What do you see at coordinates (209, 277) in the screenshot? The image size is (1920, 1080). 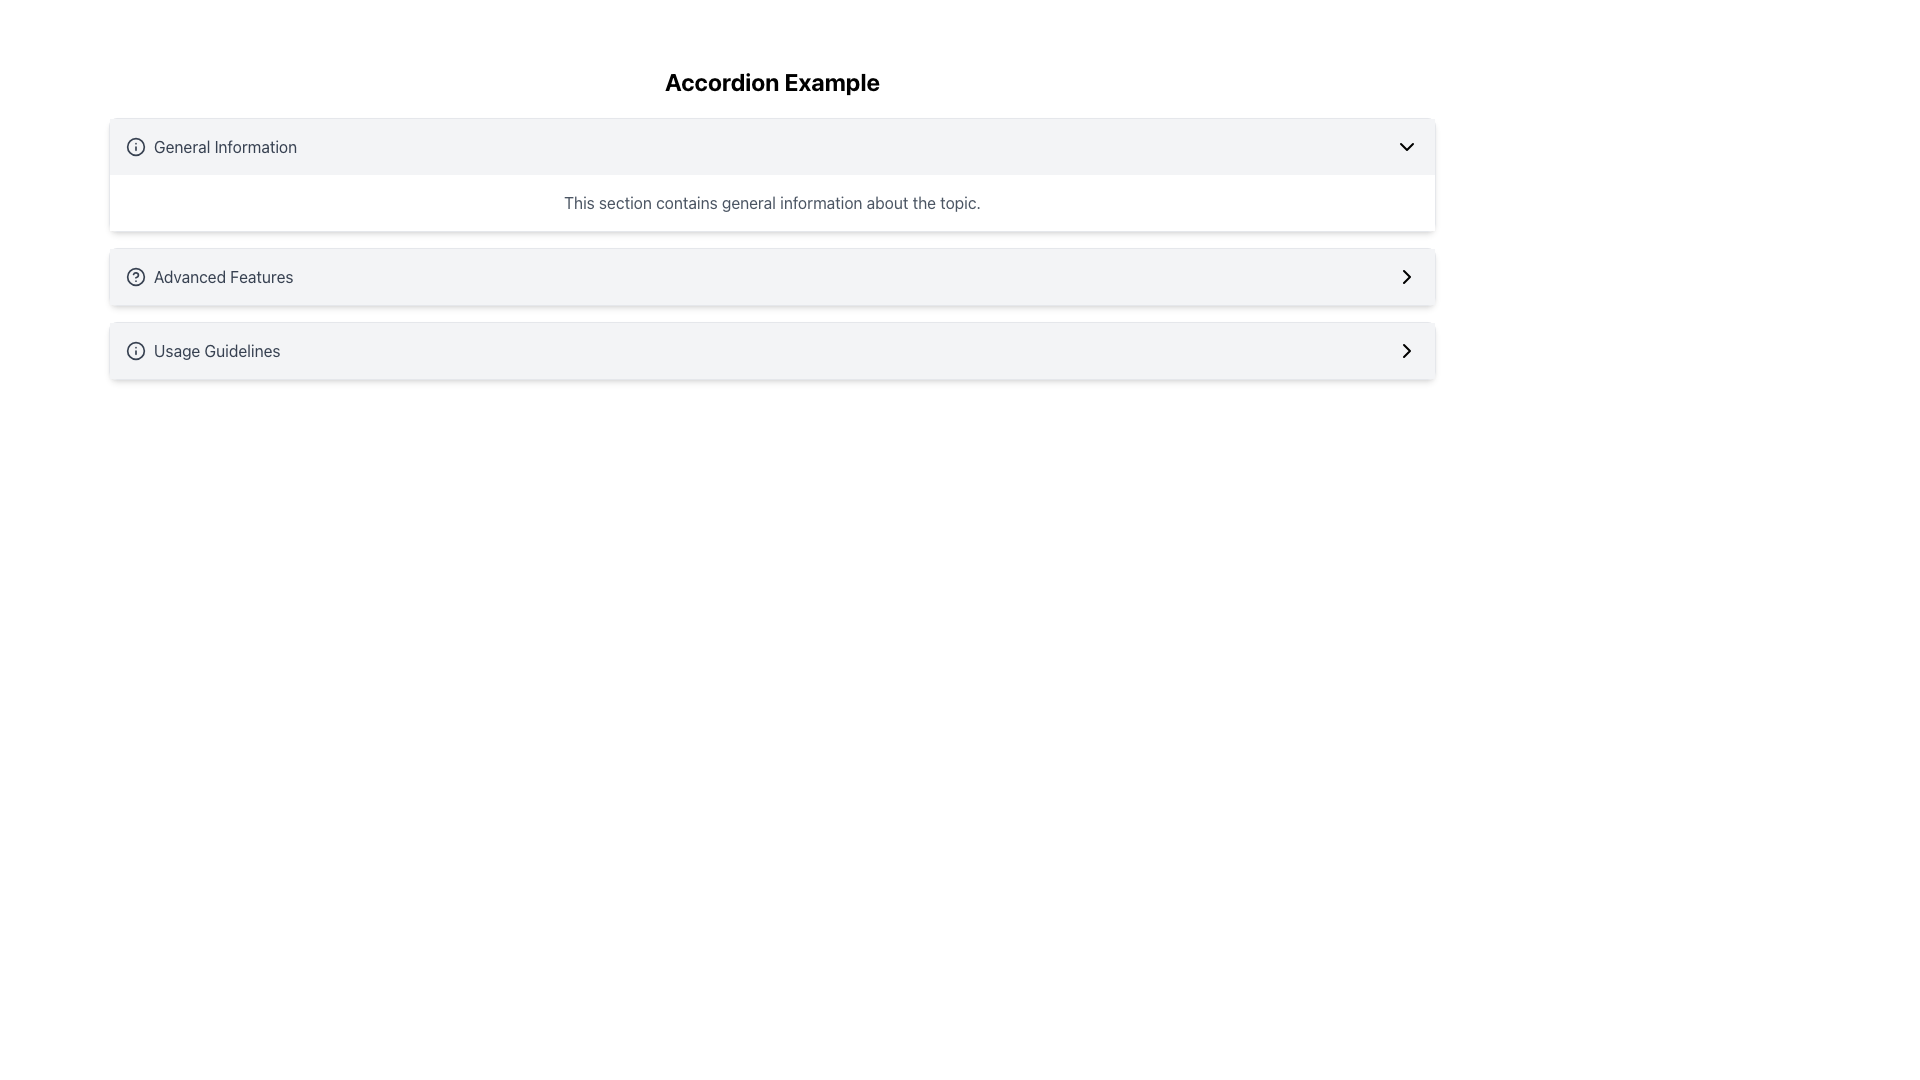 I see `the 'Advanced Features' label in the accordion interface, which is the second item in the vertically stacked list` at bounding box center [209, 277].